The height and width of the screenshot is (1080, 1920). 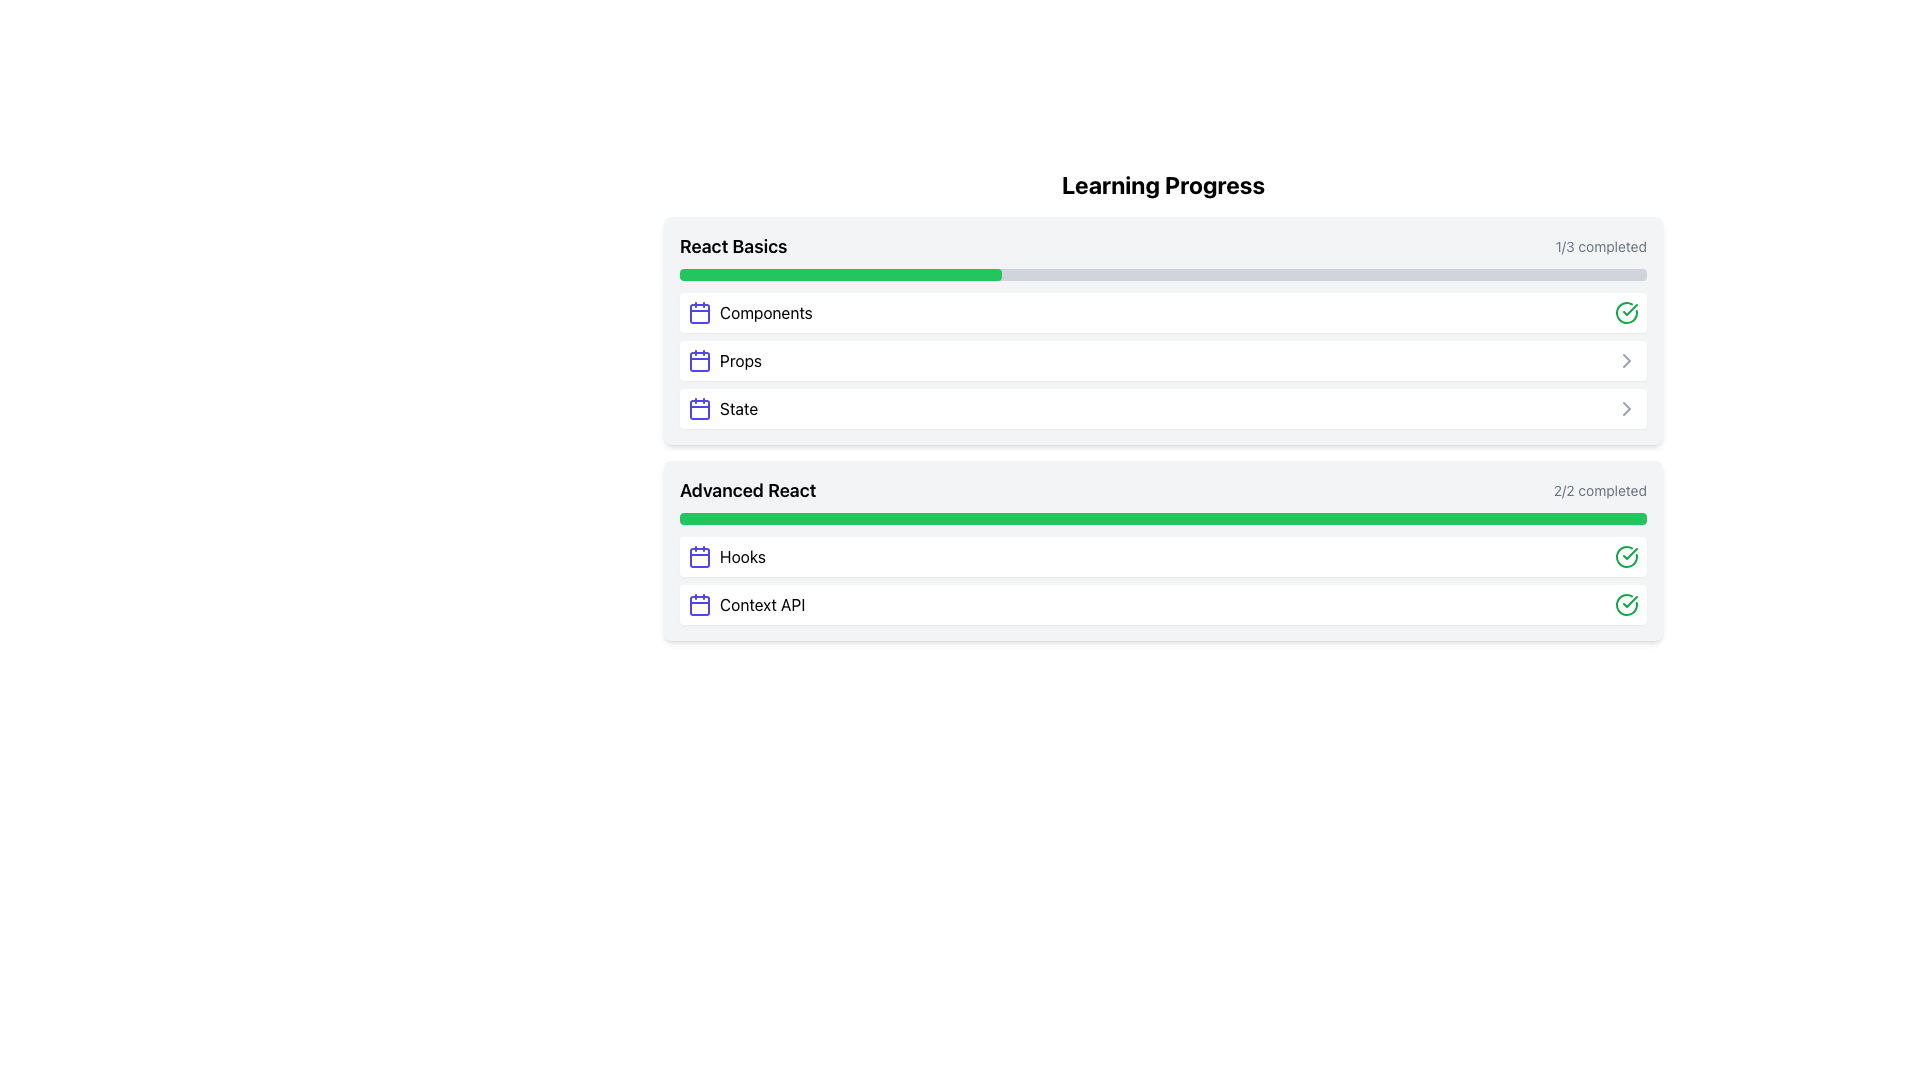 I want to click on the calendar icon associated with the 'State' item in the 'React Basics' section of the 'Learning Progress' interface, so click(x=700, y=407).